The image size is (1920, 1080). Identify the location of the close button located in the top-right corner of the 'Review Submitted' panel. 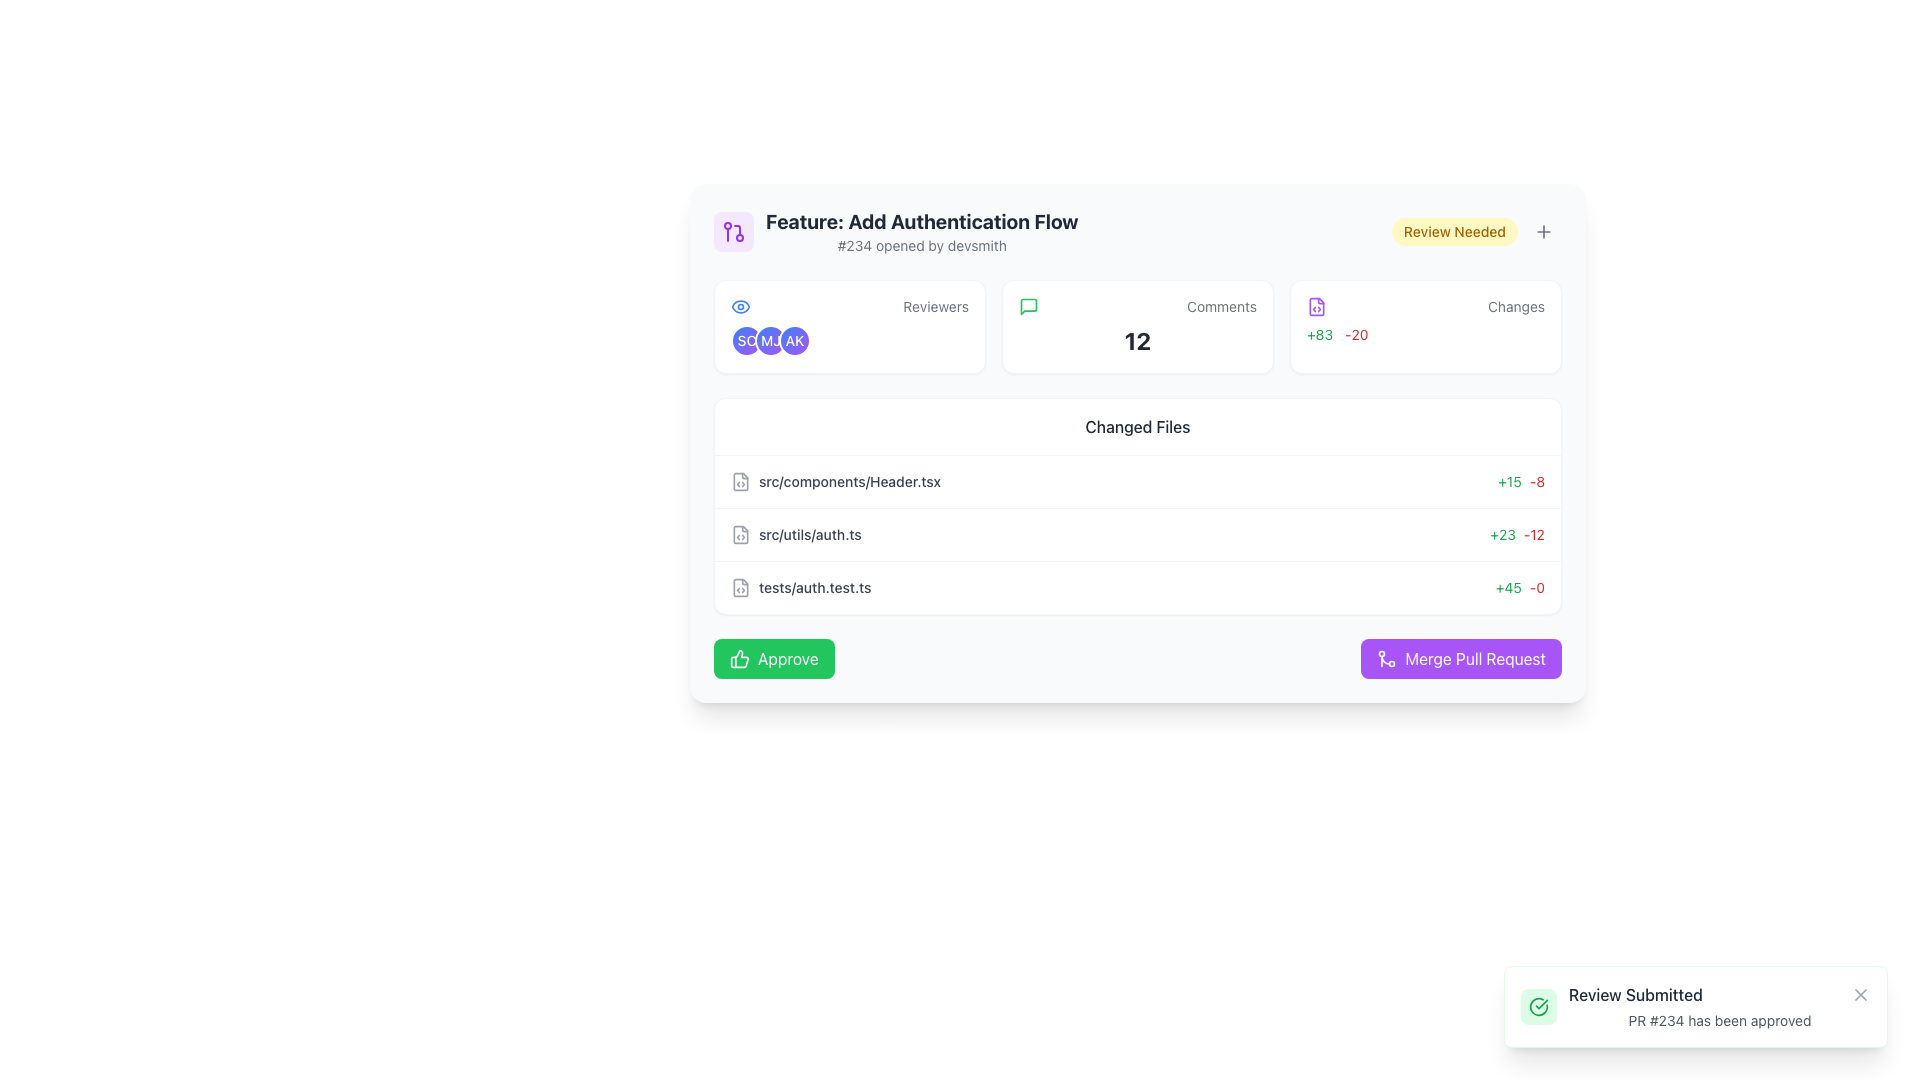
(1860, 995).